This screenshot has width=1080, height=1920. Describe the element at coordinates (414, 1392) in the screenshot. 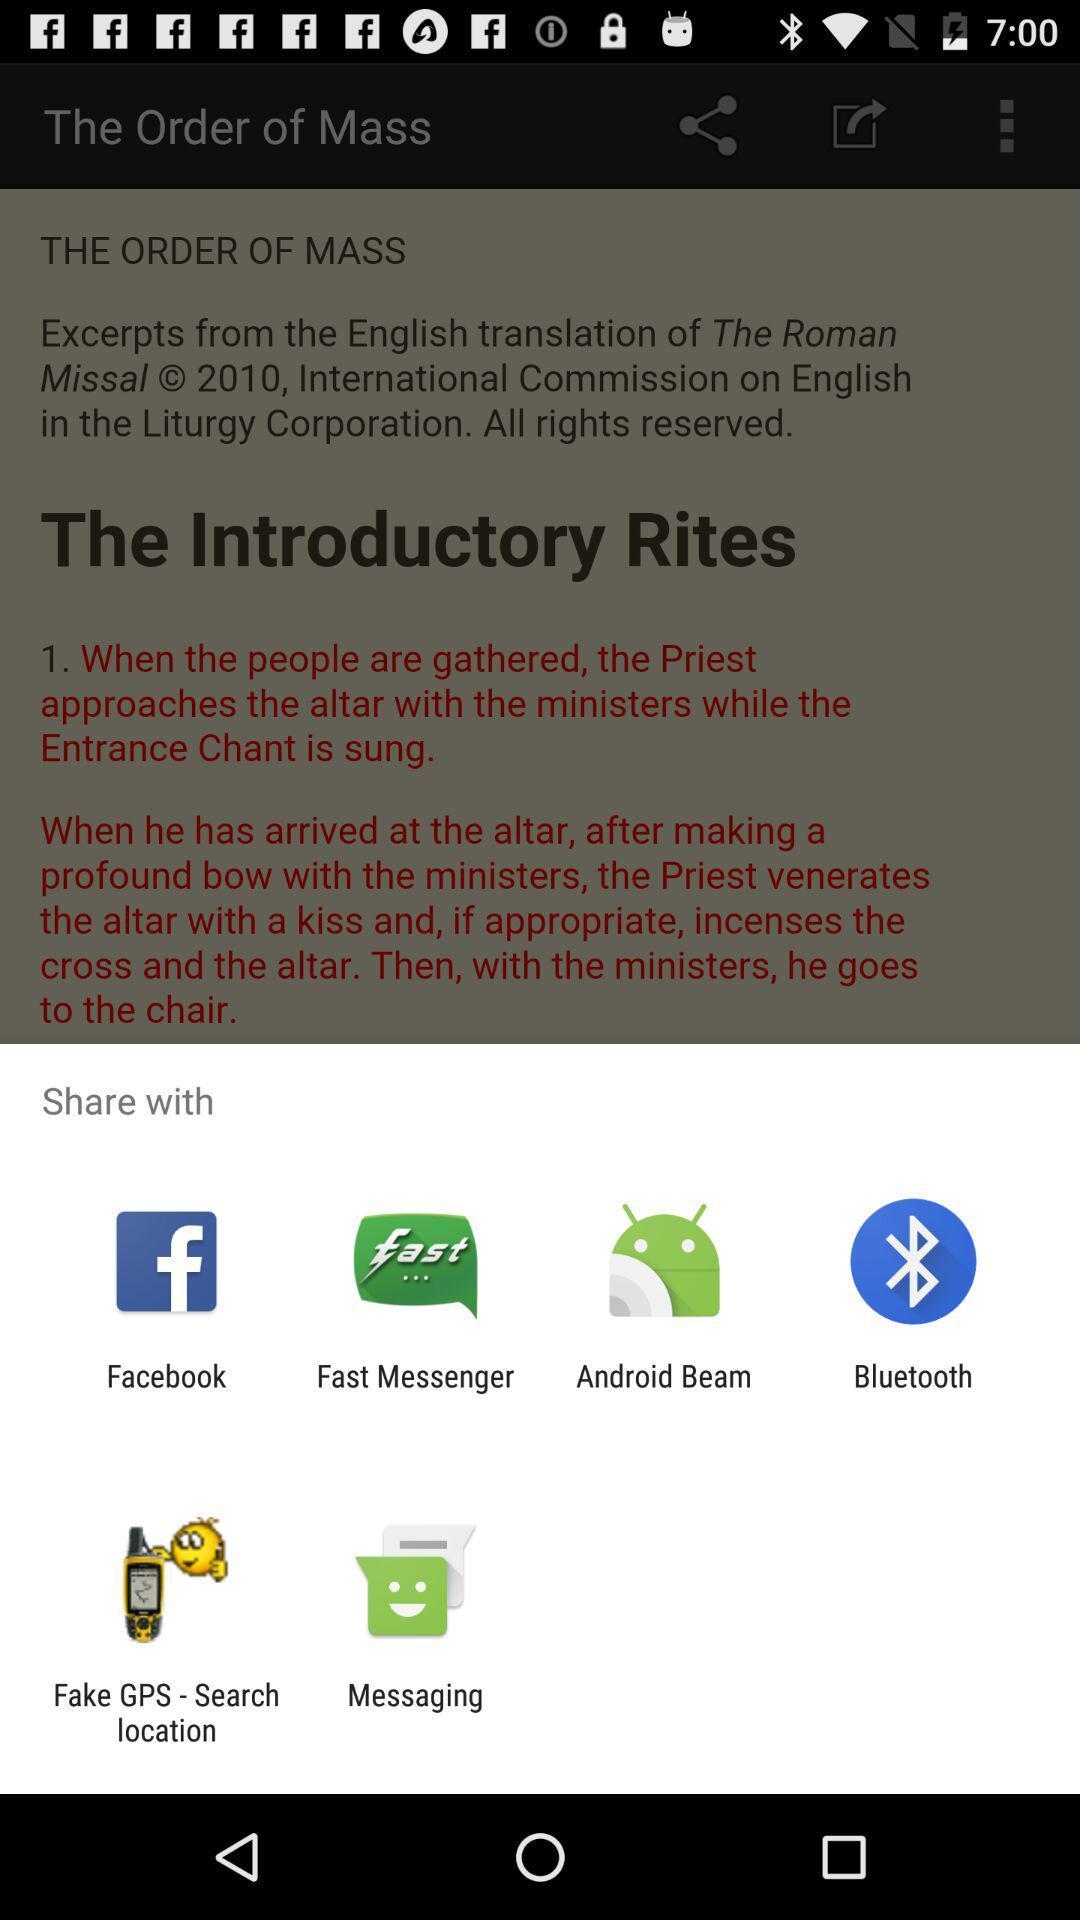

I see `app next to android beam icon` at that location.